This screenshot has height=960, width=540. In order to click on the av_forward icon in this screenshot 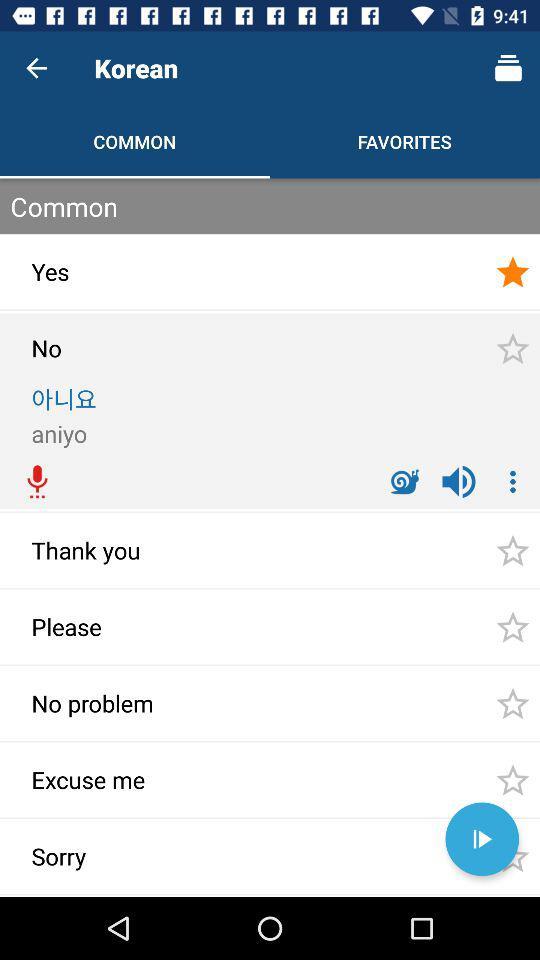, I will do `click(481, 839)`.